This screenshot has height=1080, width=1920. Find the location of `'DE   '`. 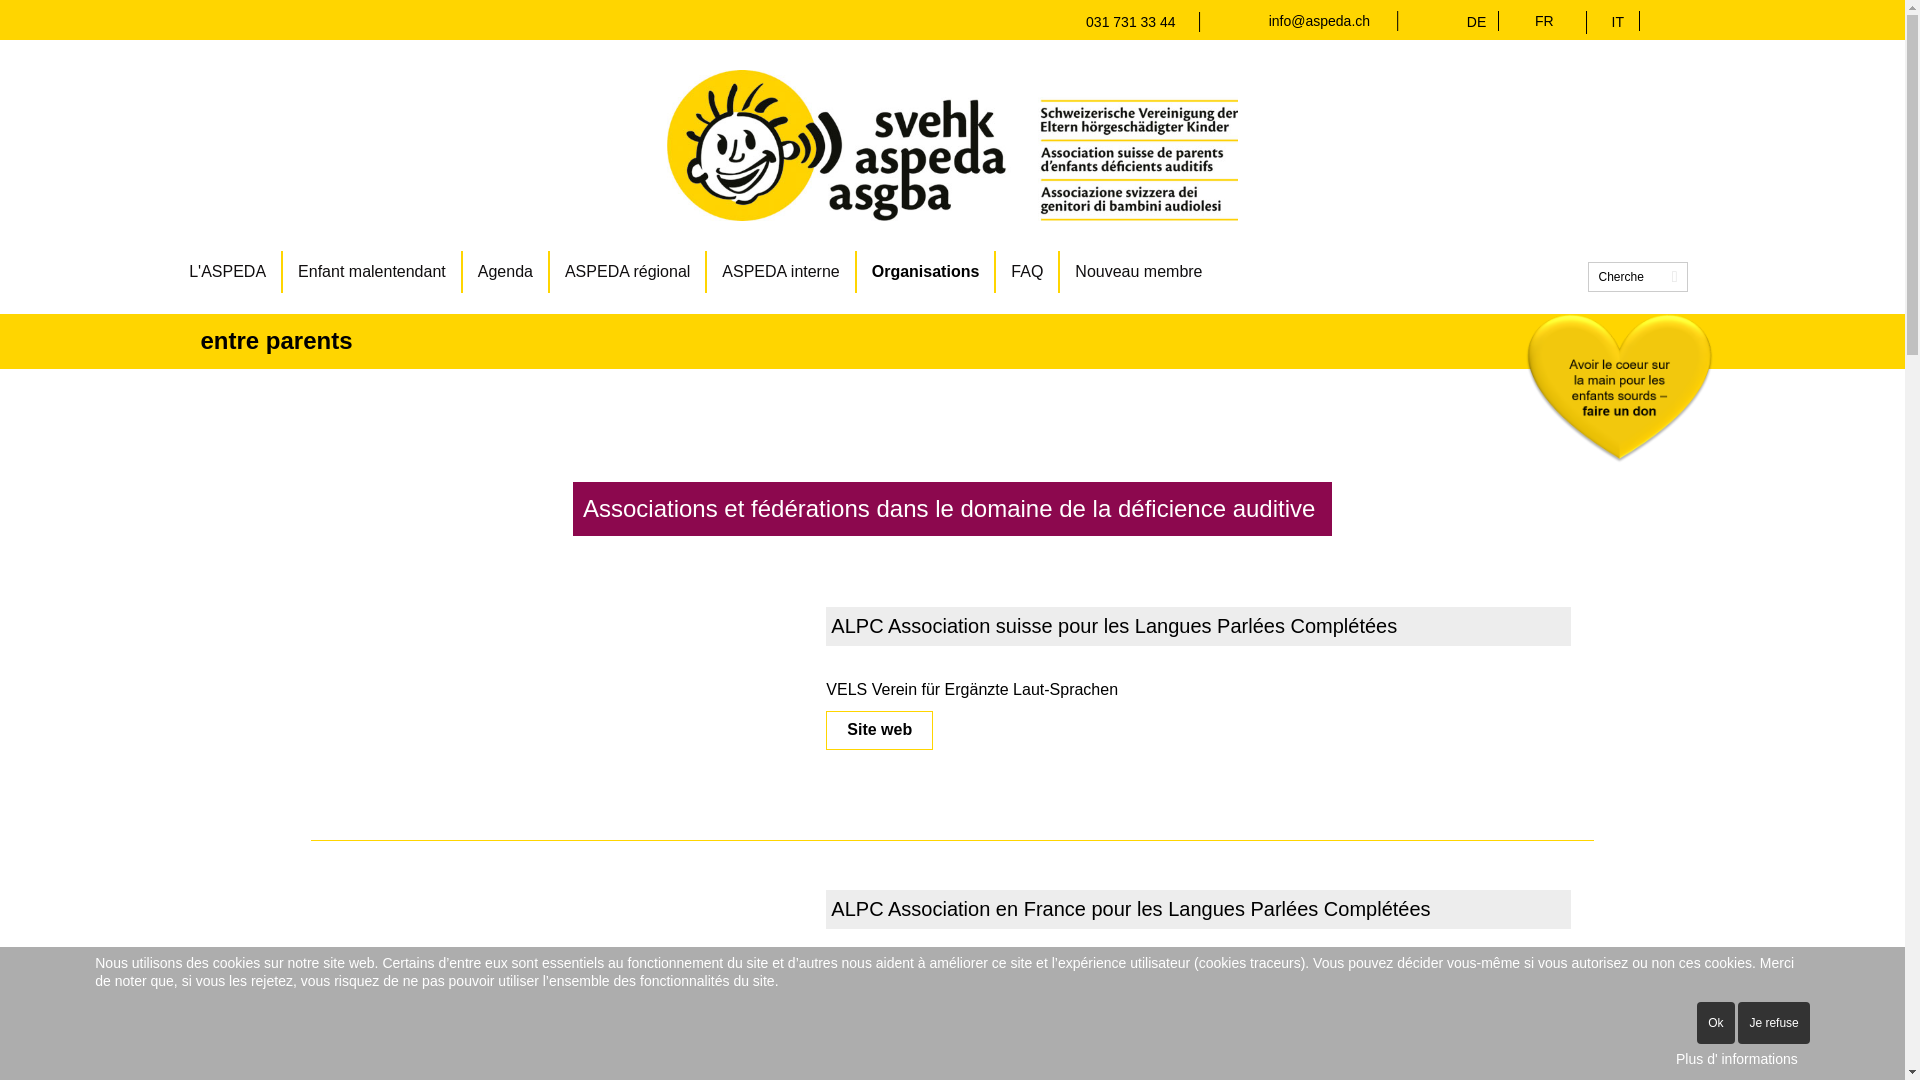

'DE   ' is located at coordinates (1482, 22).